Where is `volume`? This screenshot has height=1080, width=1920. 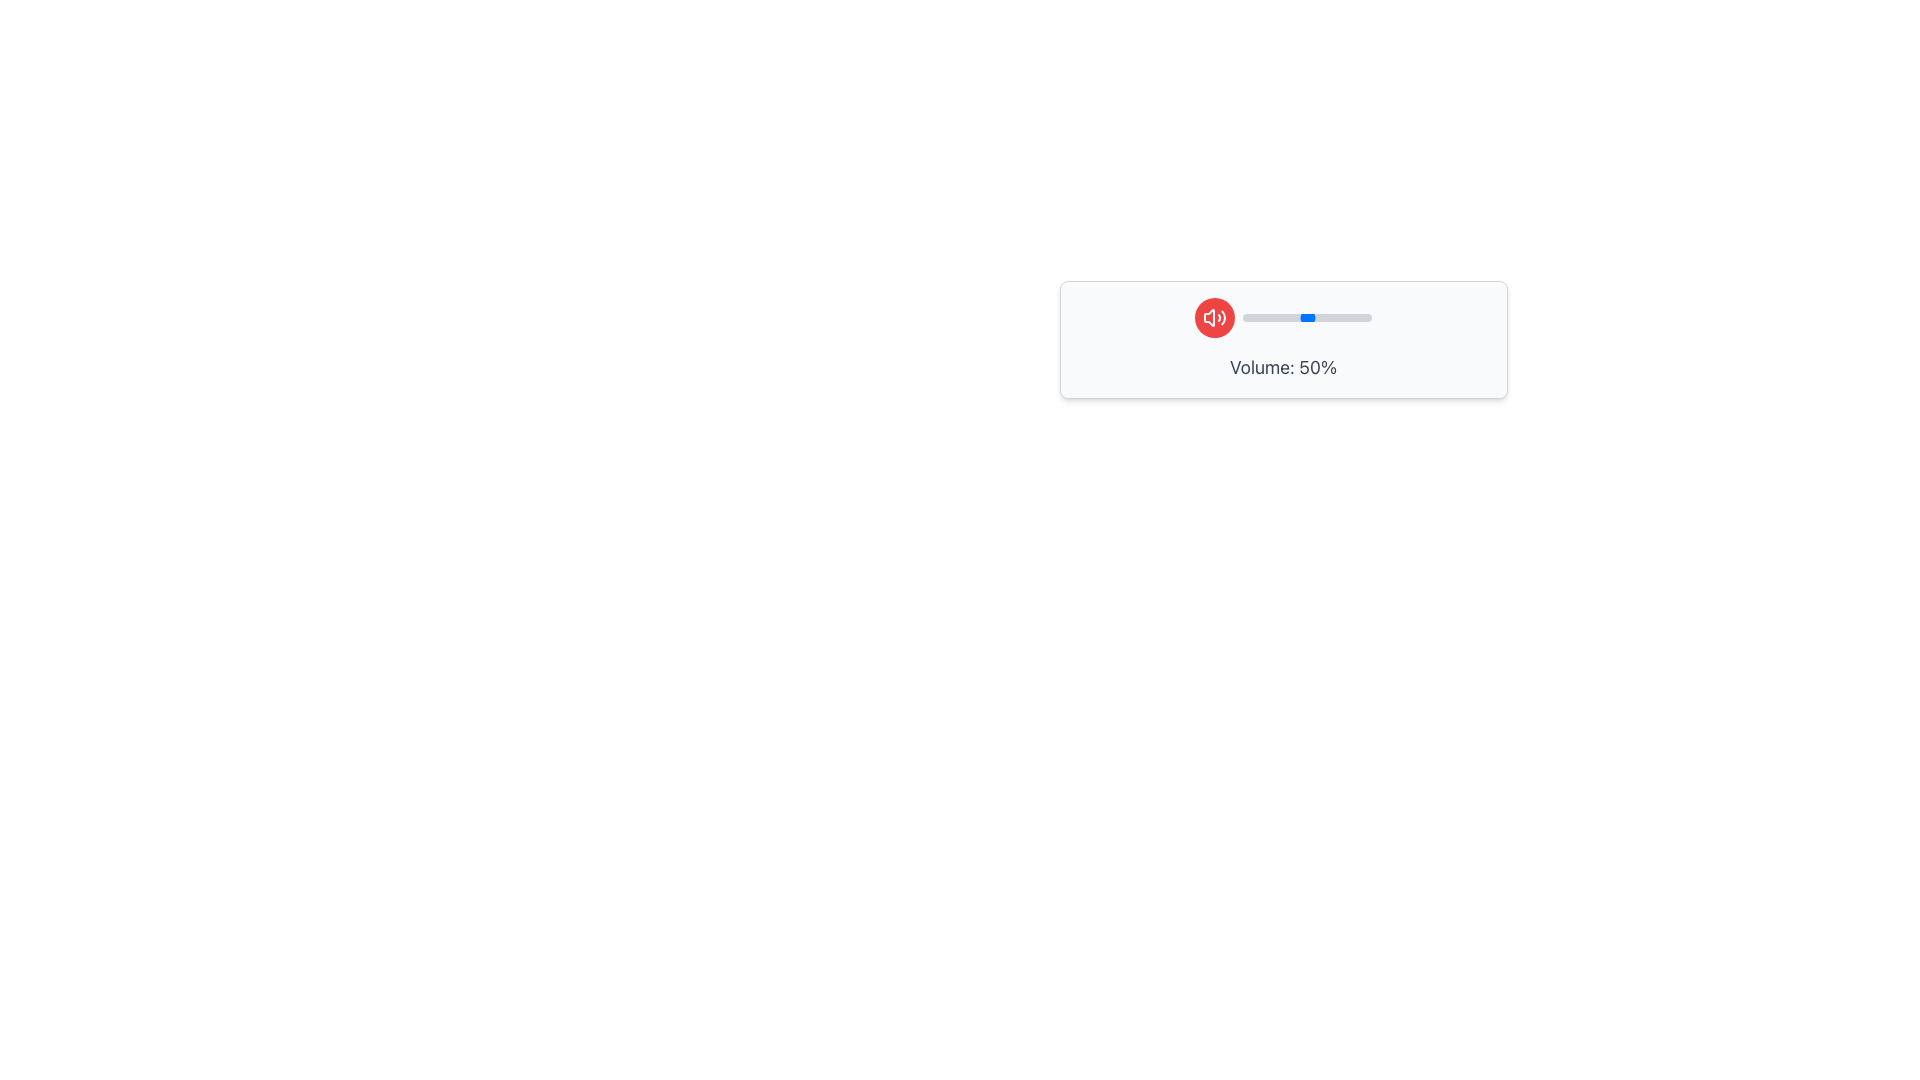 volume is located at coordinates (1254, 316).